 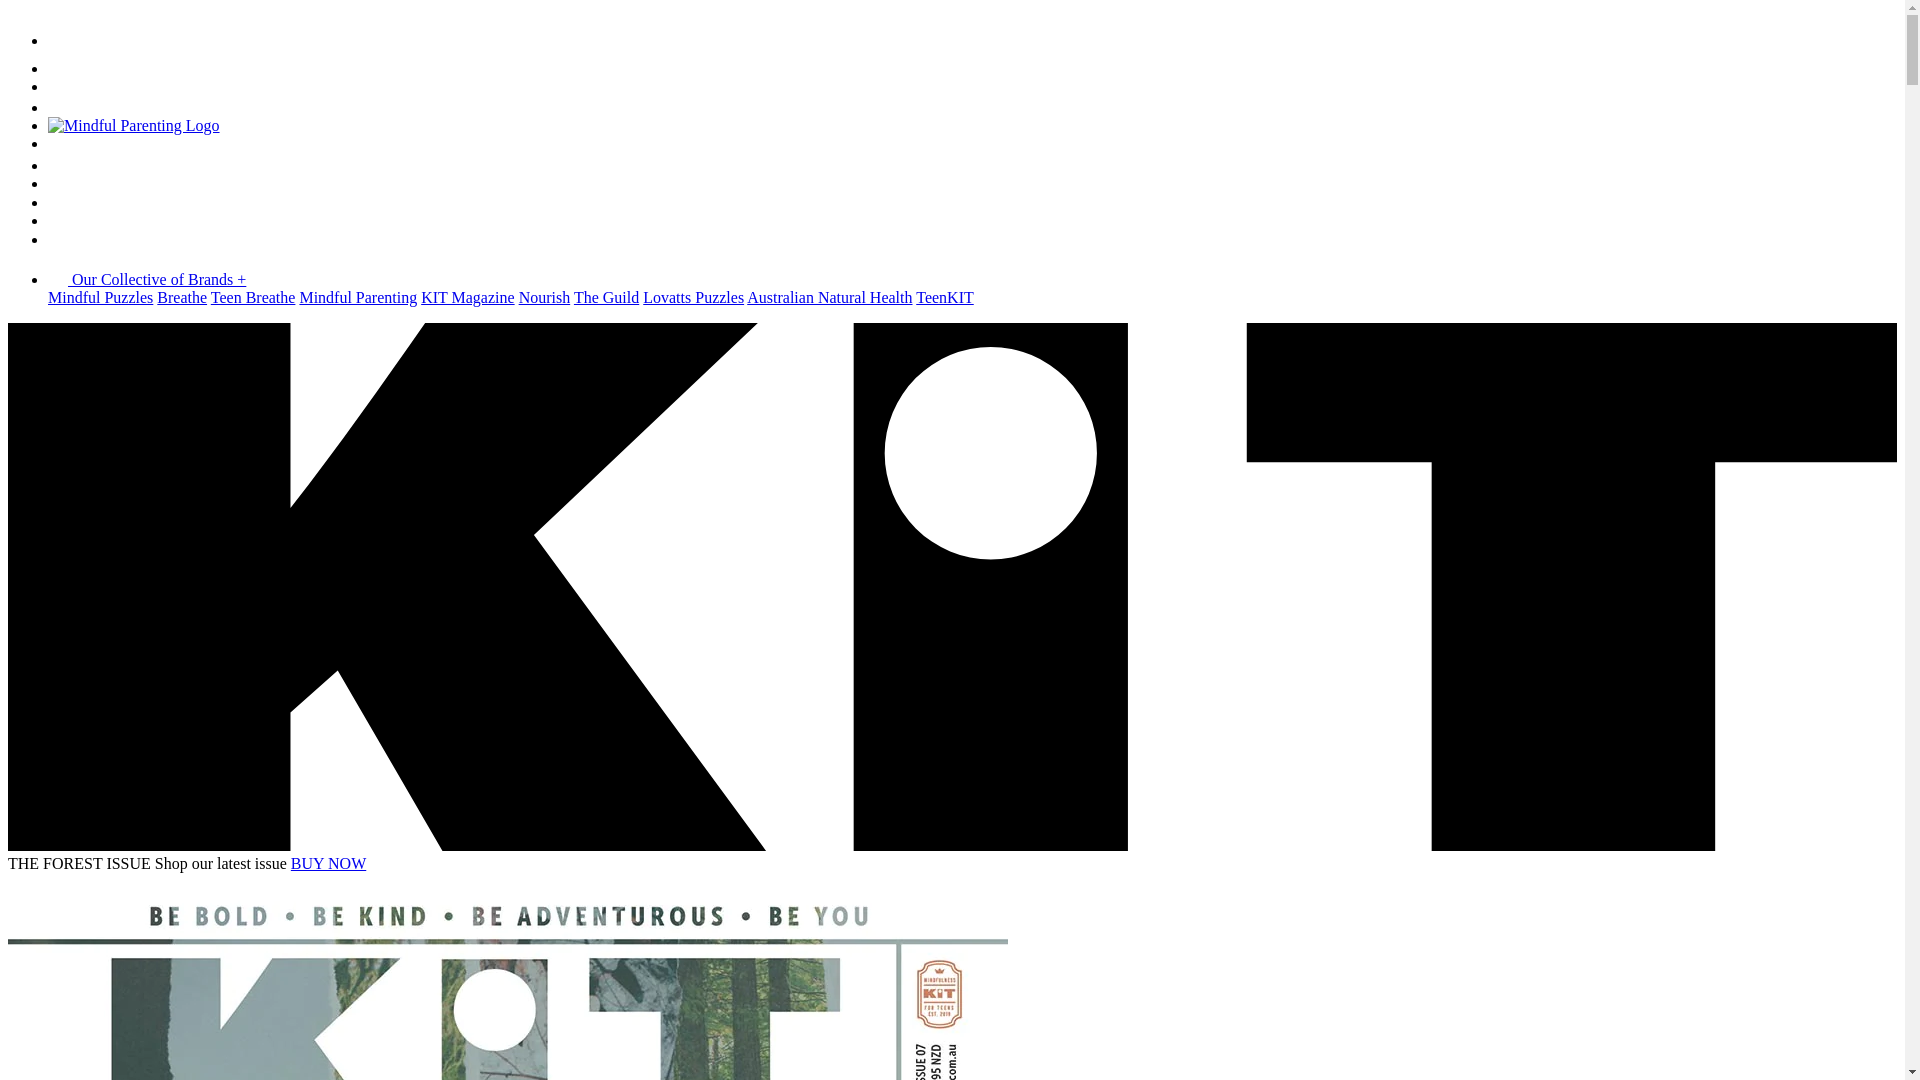 What do you see at coordinates (146, 279) in the screenshot?
I see `'Our Collective of Brands +'` at bounding box center [146, 279].